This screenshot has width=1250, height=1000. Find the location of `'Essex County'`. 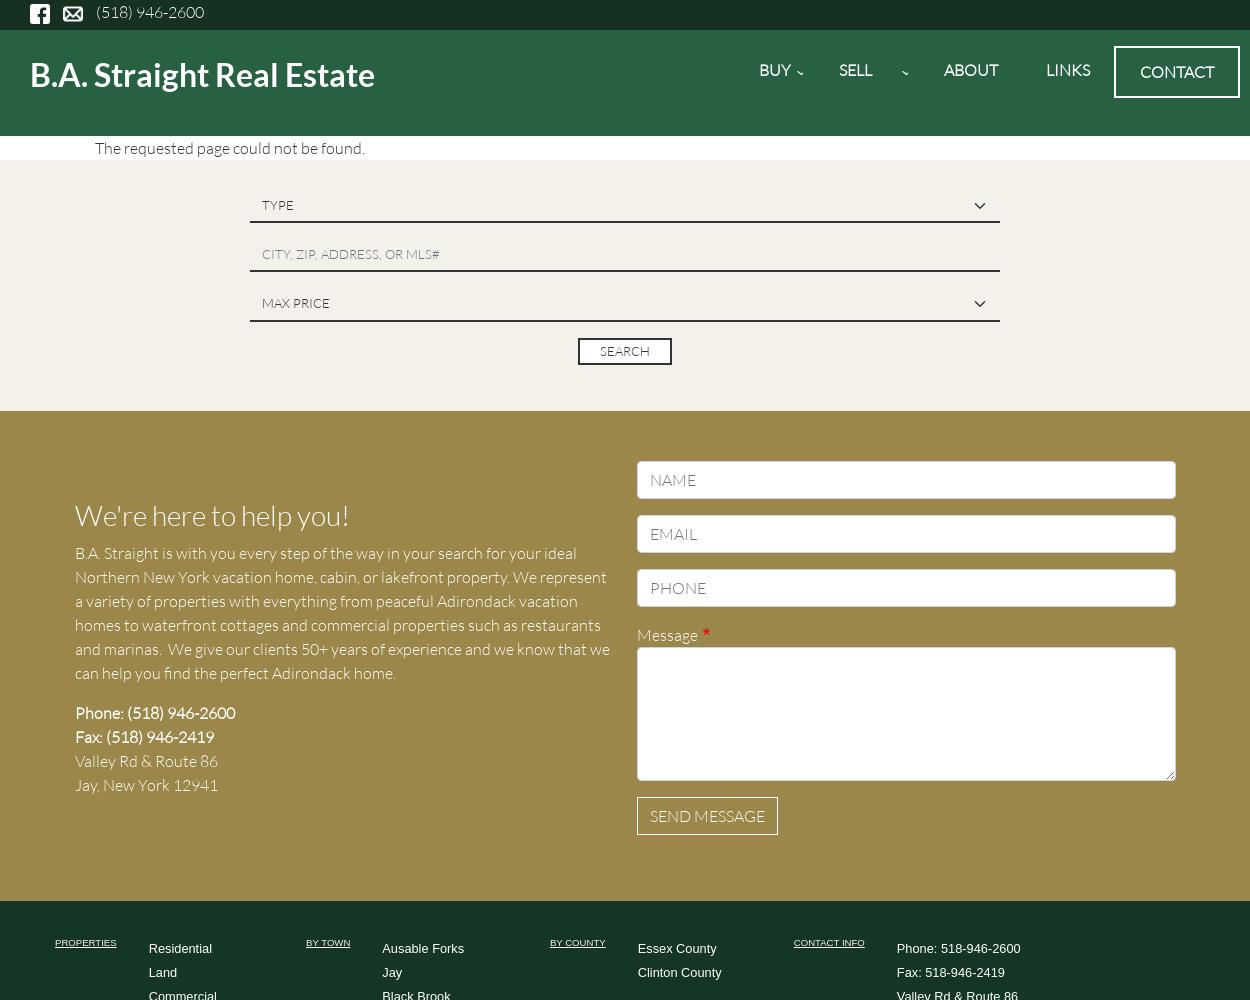

'Essex County' is located at coordinates (676, 947).